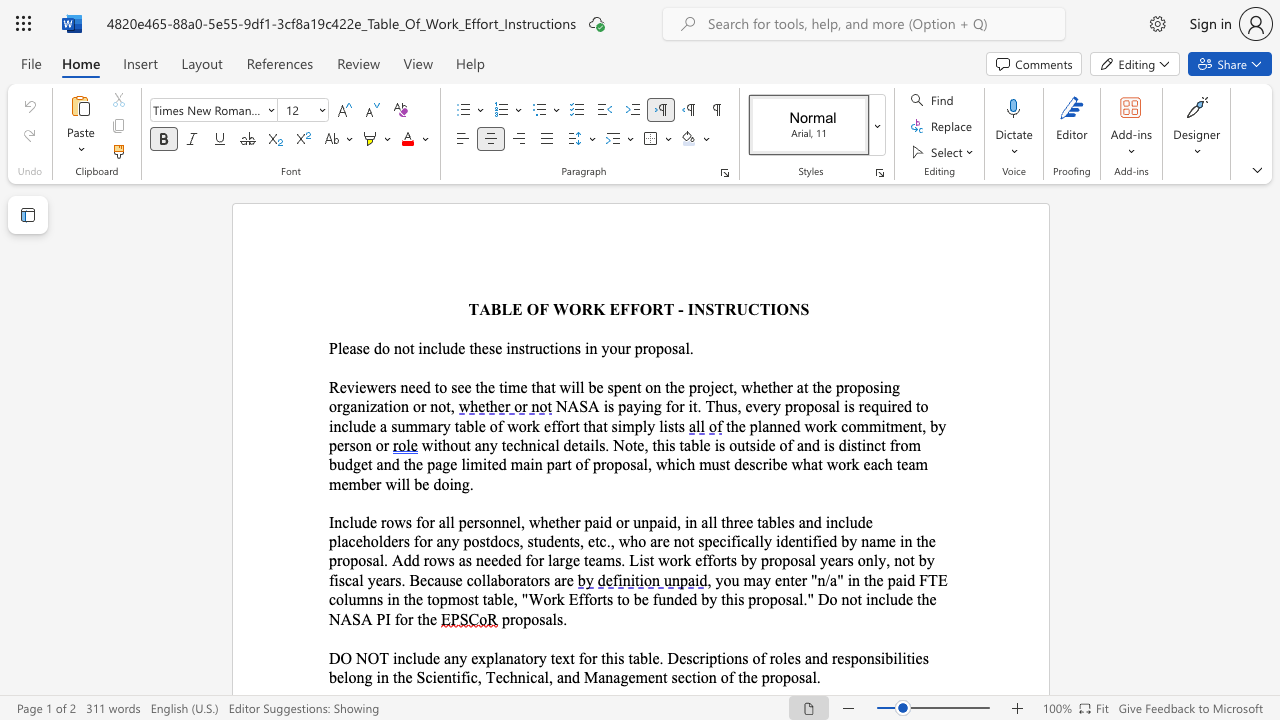  I want to click on the subset text "rows as nee" within the text "by name in the proposal. Add rows as needed for large teams. List work efforts by proposal years only, not by fiscal years. Because collaborators are", so click(422, 560).